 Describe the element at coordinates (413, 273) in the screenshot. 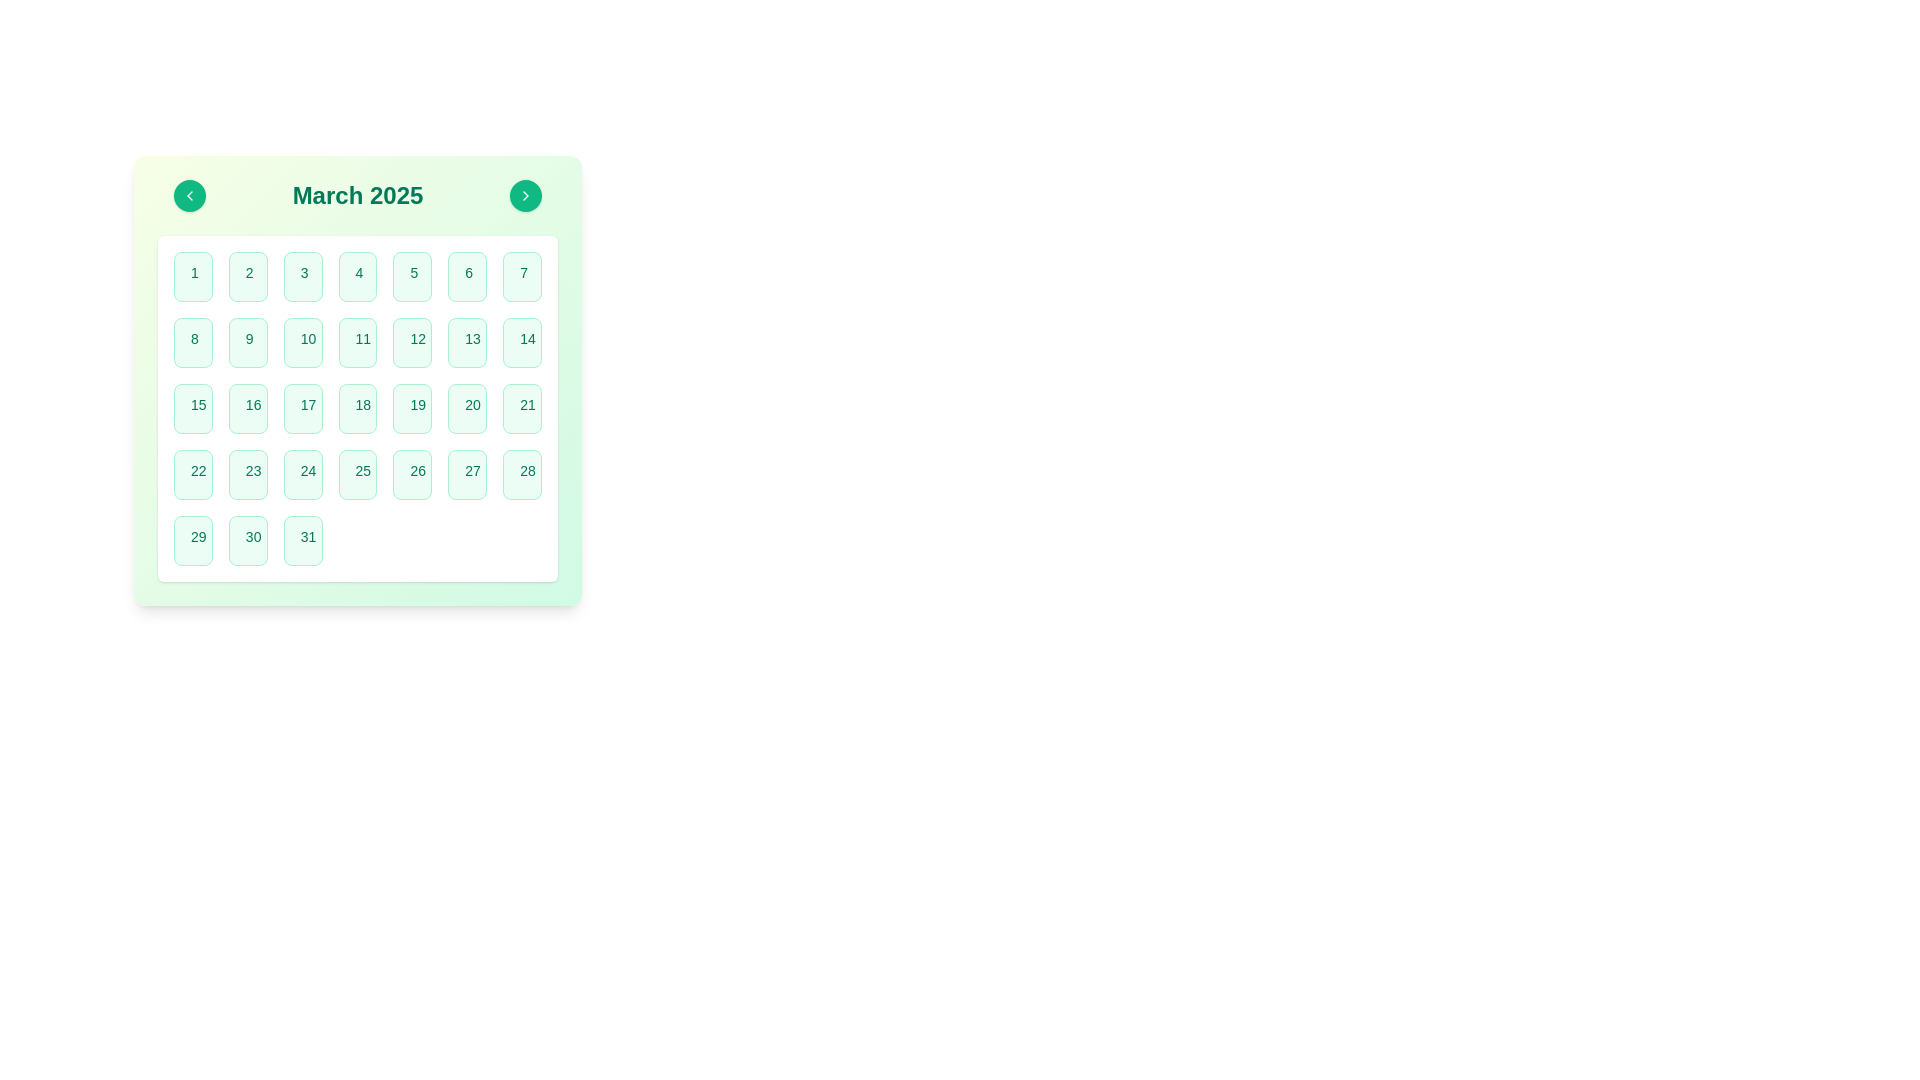

I see `the static text element representing the calendar date March 5, 2025, which is visually indicated within a green-bordered rounded rectangle` at that location.